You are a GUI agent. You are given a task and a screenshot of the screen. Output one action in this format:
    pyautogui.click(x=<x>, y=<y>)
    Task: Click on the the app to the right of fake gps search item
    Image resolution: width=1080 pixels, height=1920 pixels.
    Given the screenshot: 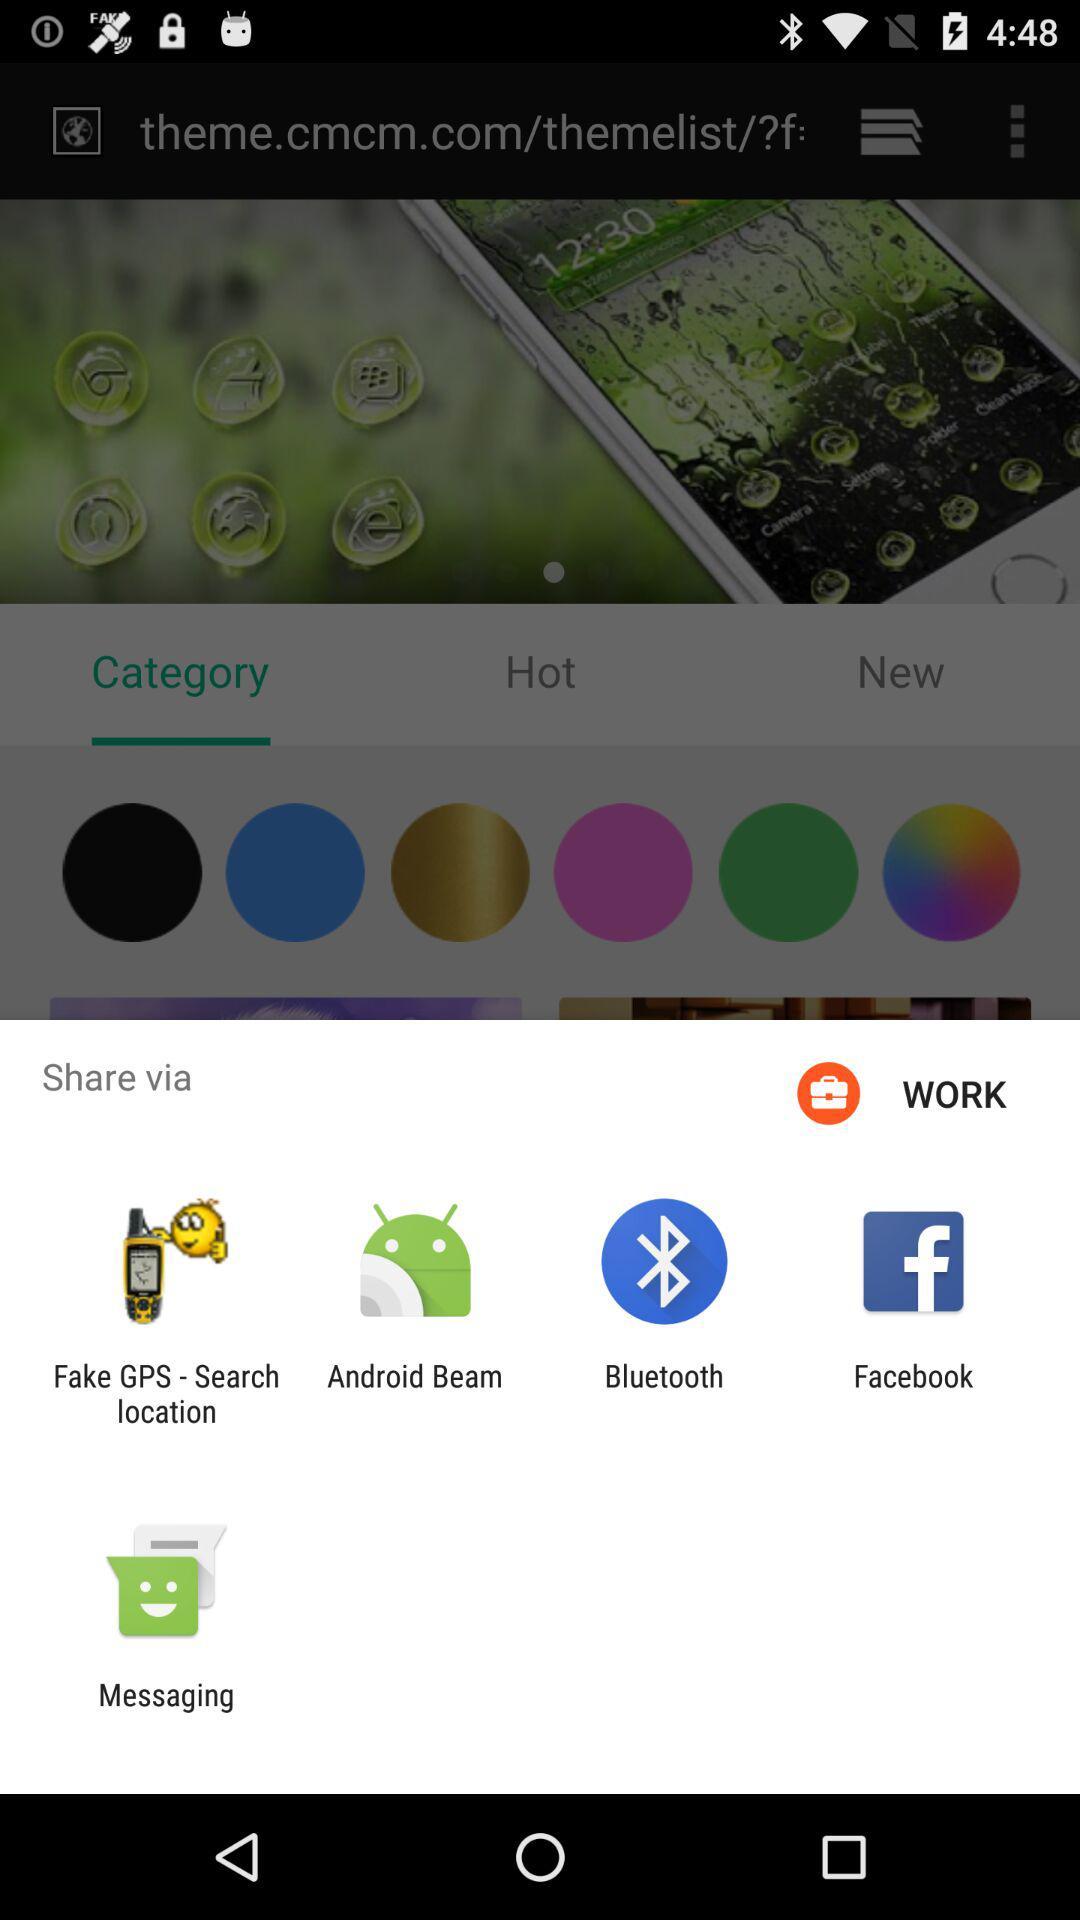 What is the action you would take?
    pyautogui.click(x=414, y=1392)
    